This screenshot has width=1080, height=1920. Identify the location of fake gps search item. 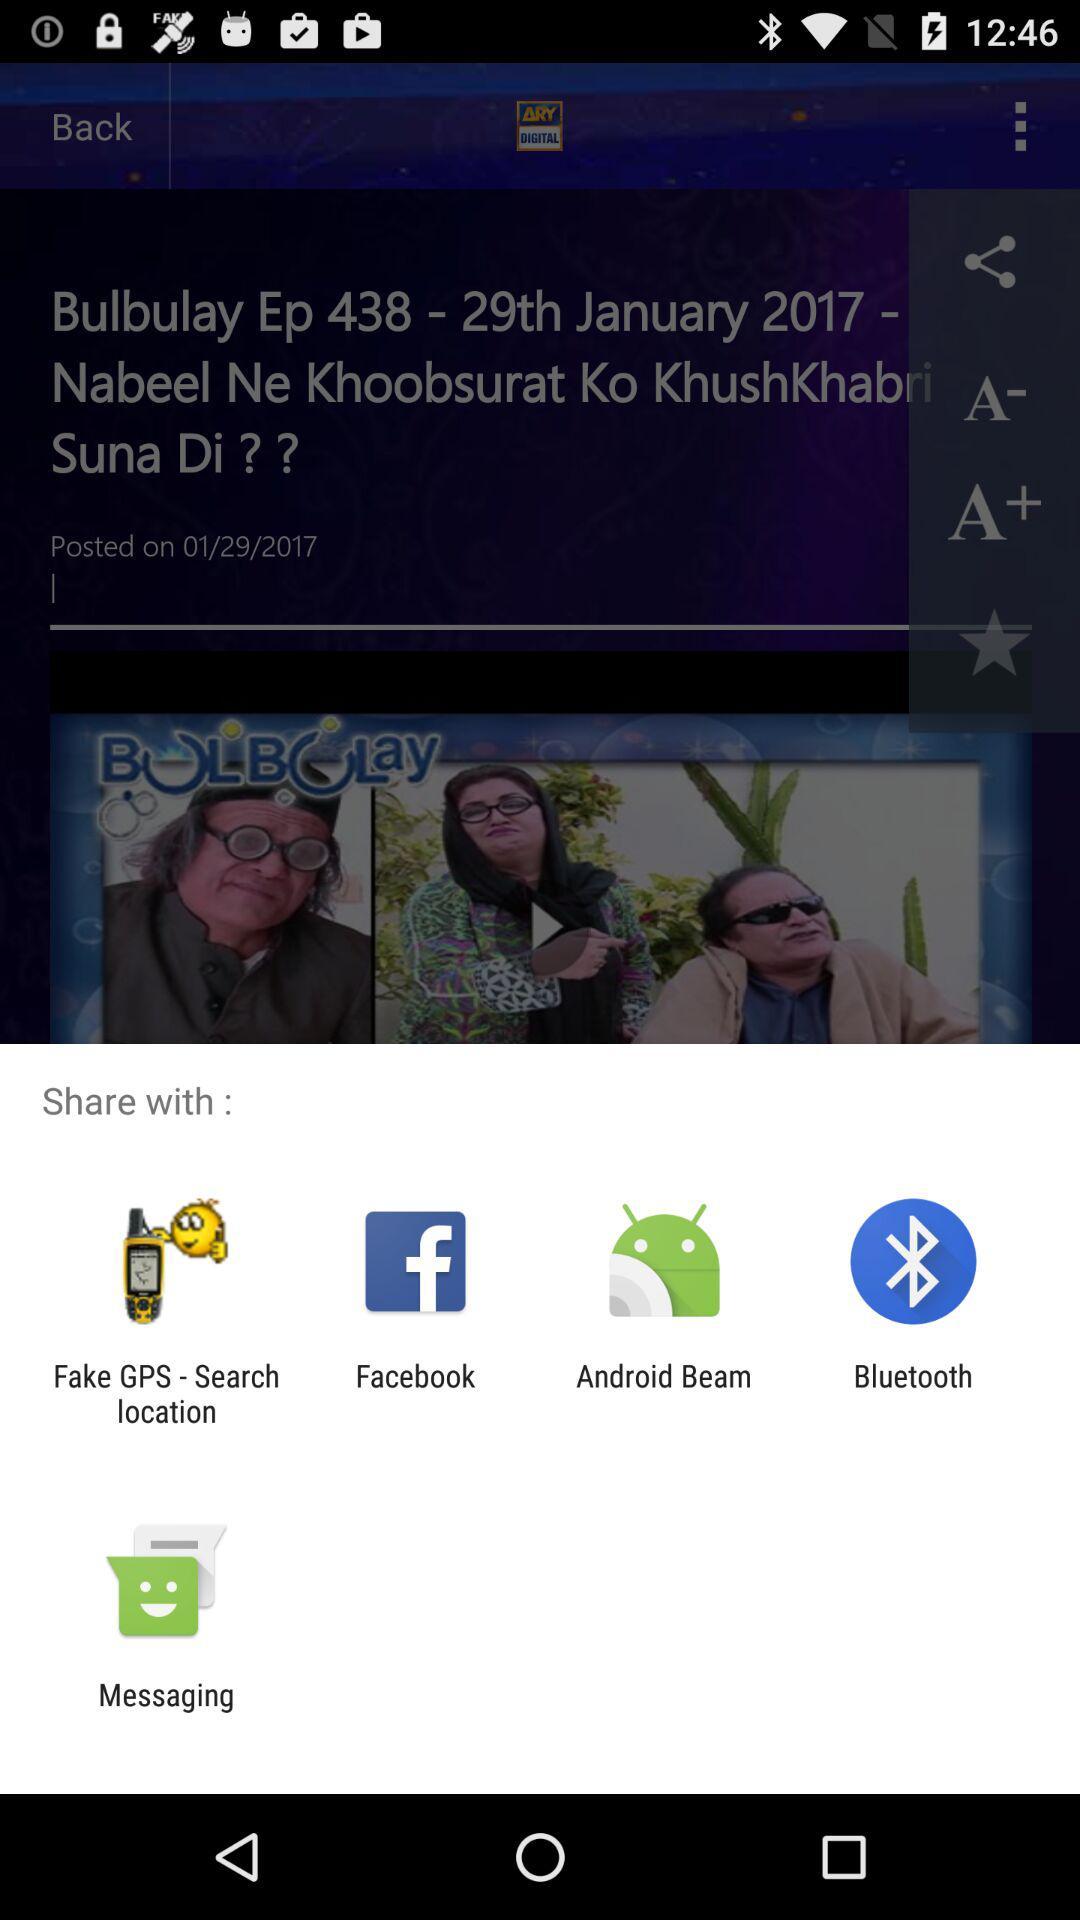
(165, 1392).